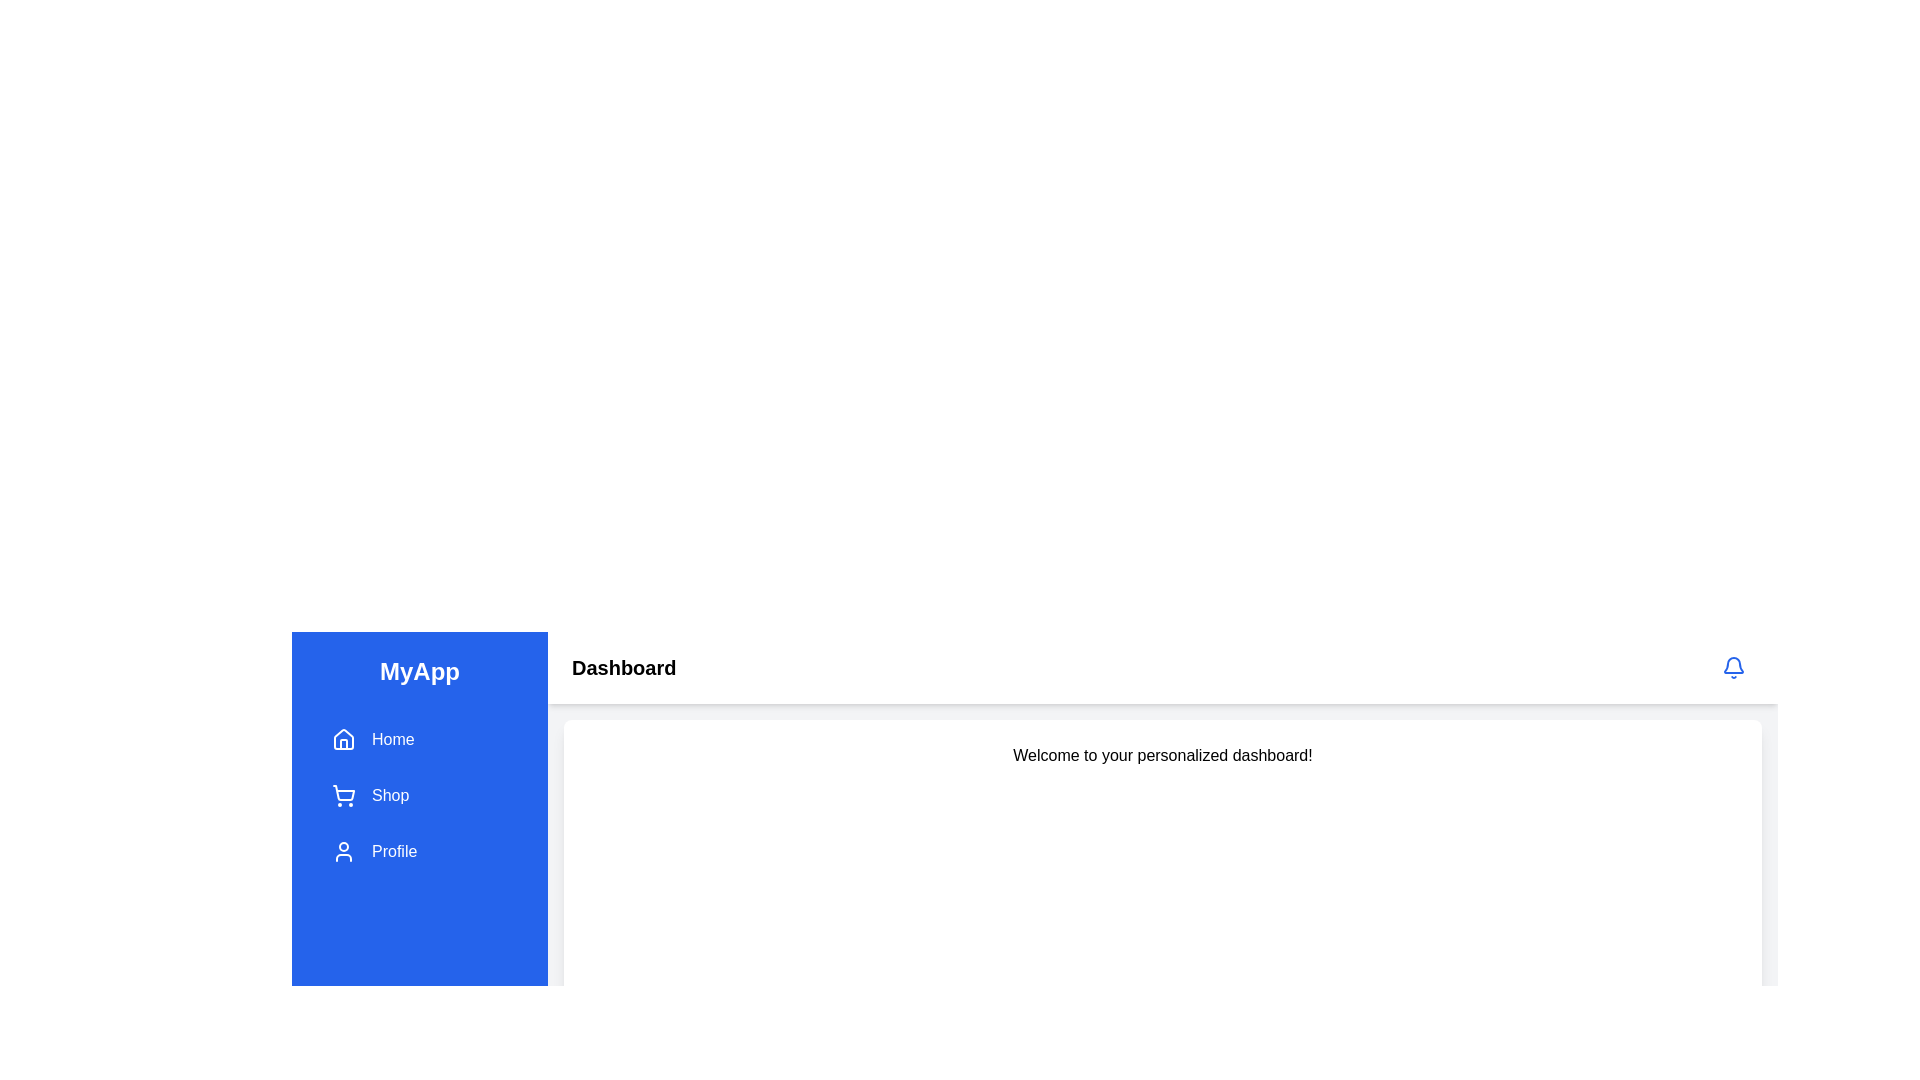 The width and height of the screenshot is (1920, 1080). What do you see at coordinates (419, 671) in the screenshot?
I see `the branding text label at the top of the navigation panel, if it is interactive` at bounding box center [419, 671].